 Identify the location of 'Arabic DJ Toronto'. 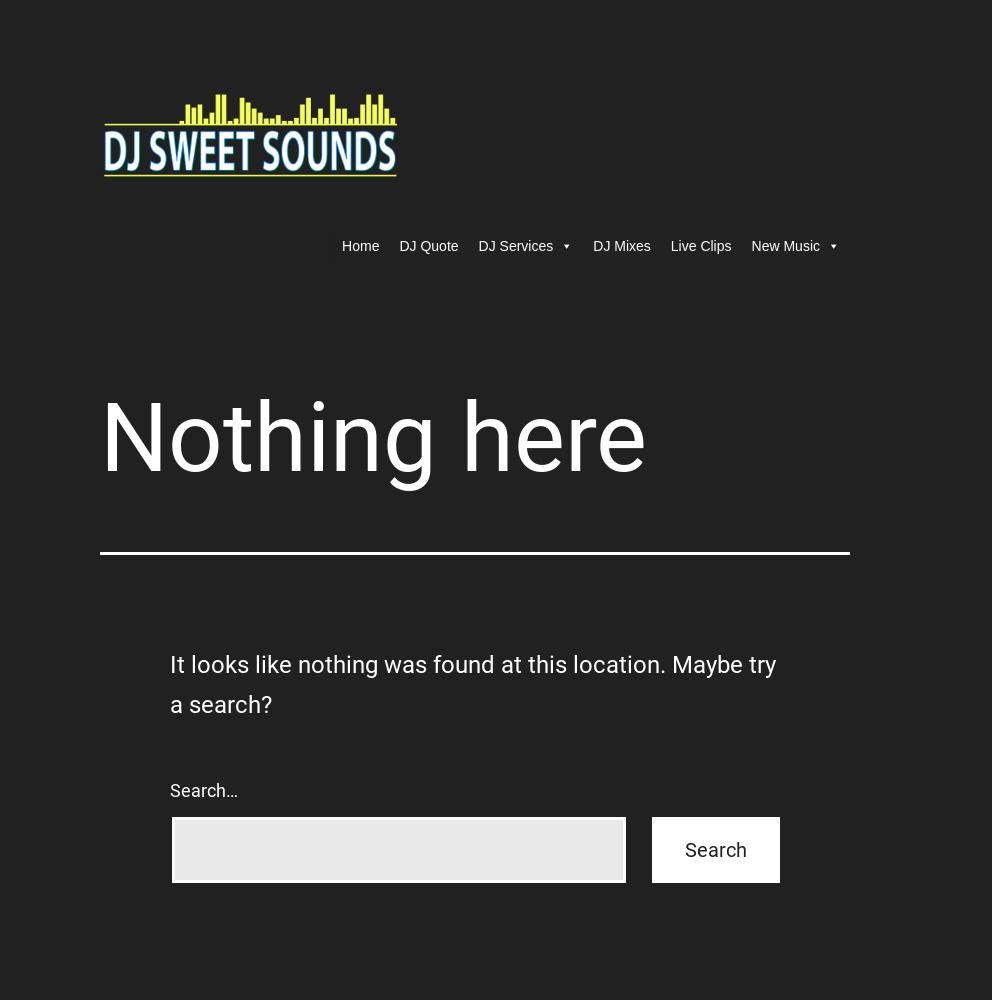
(478, 467).